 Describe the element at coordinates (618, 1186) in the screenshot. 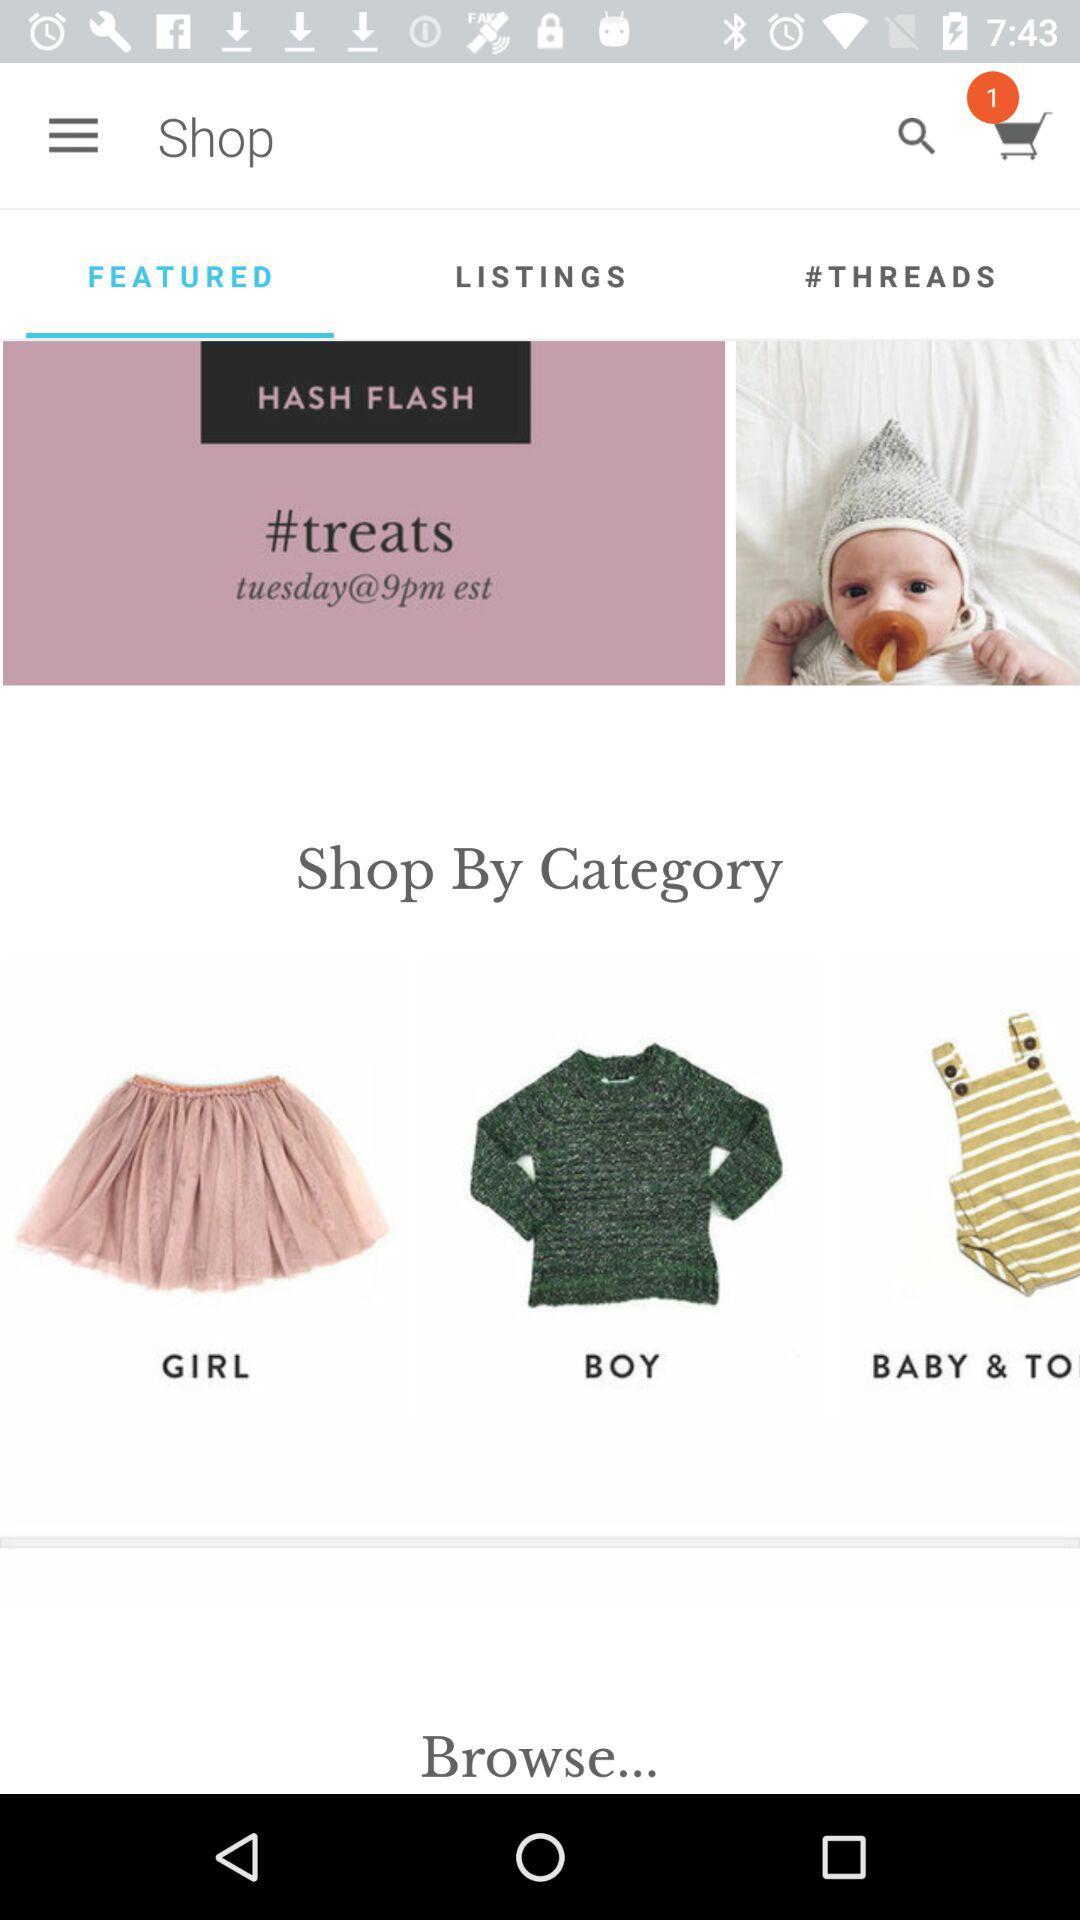

I see `icon below the shop by category item` at that location.